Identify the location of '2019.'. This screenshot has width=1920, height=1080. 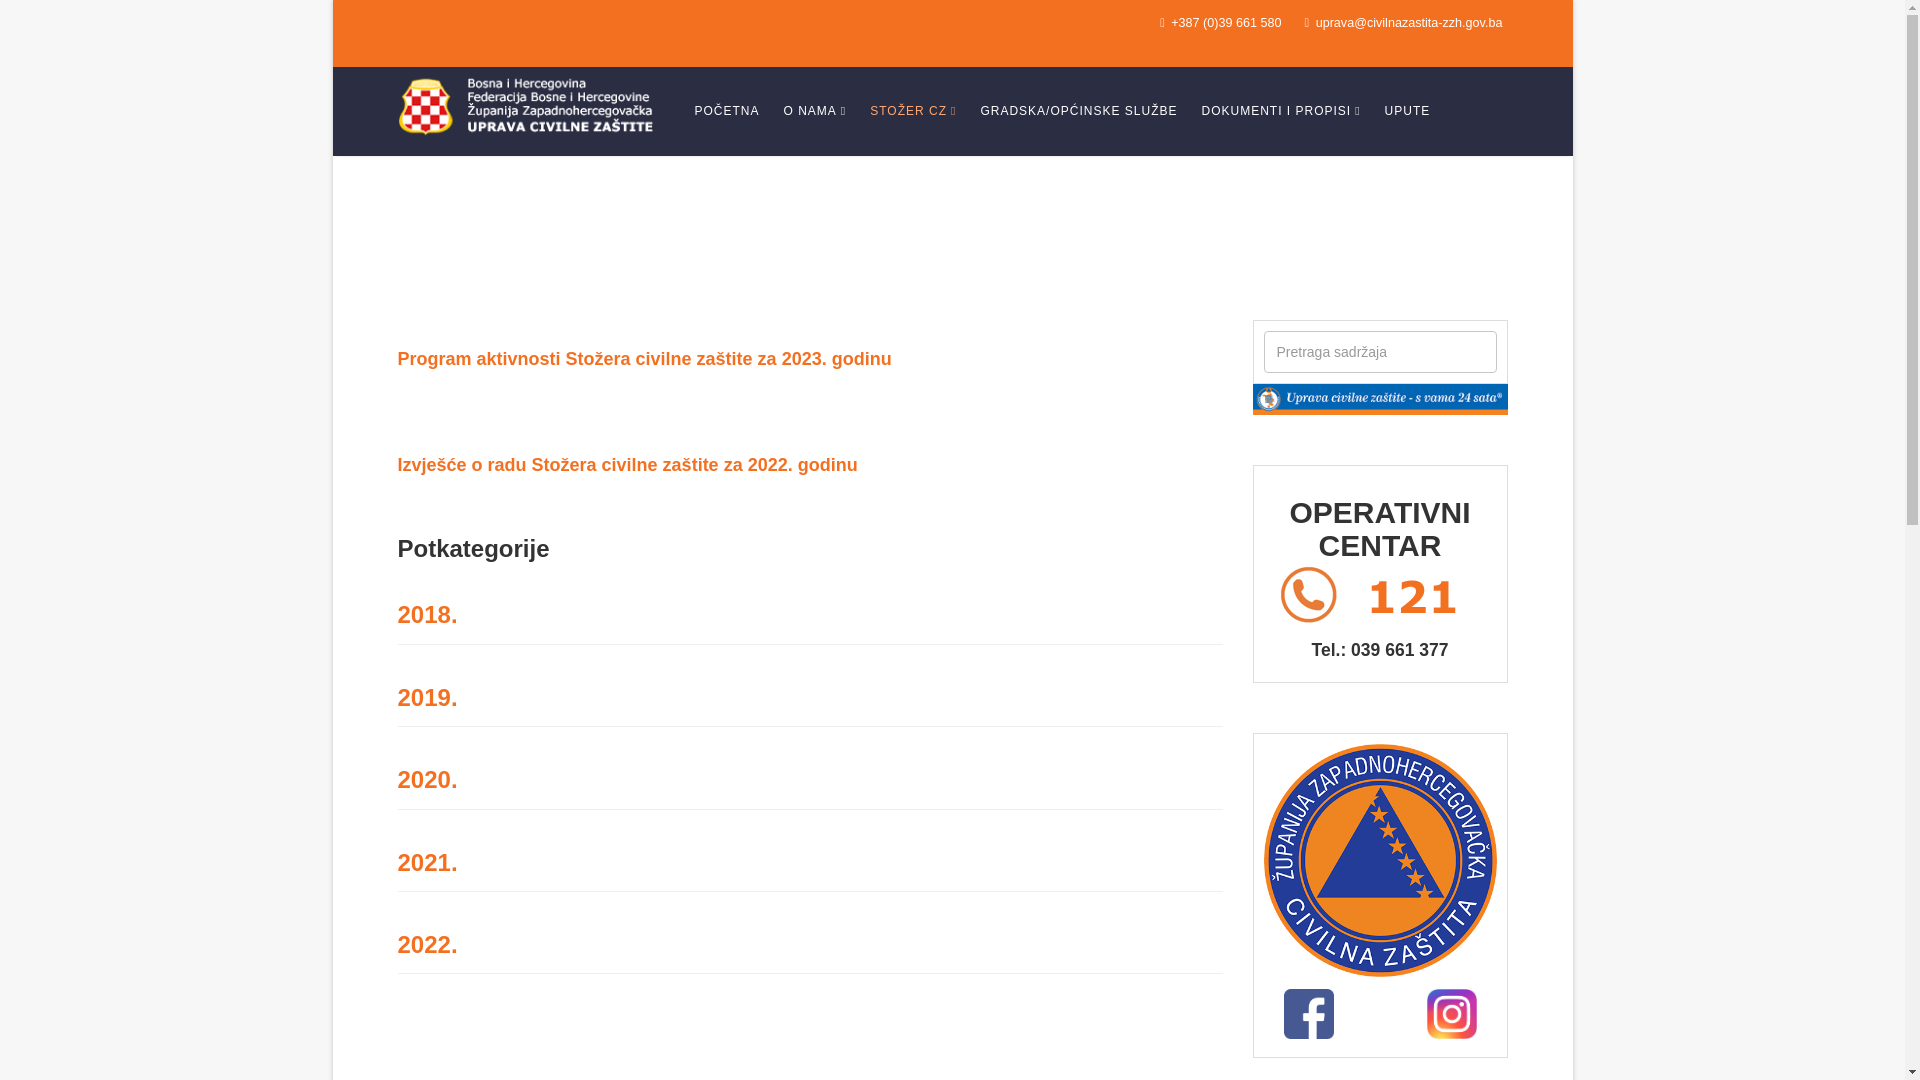
(426, 696).